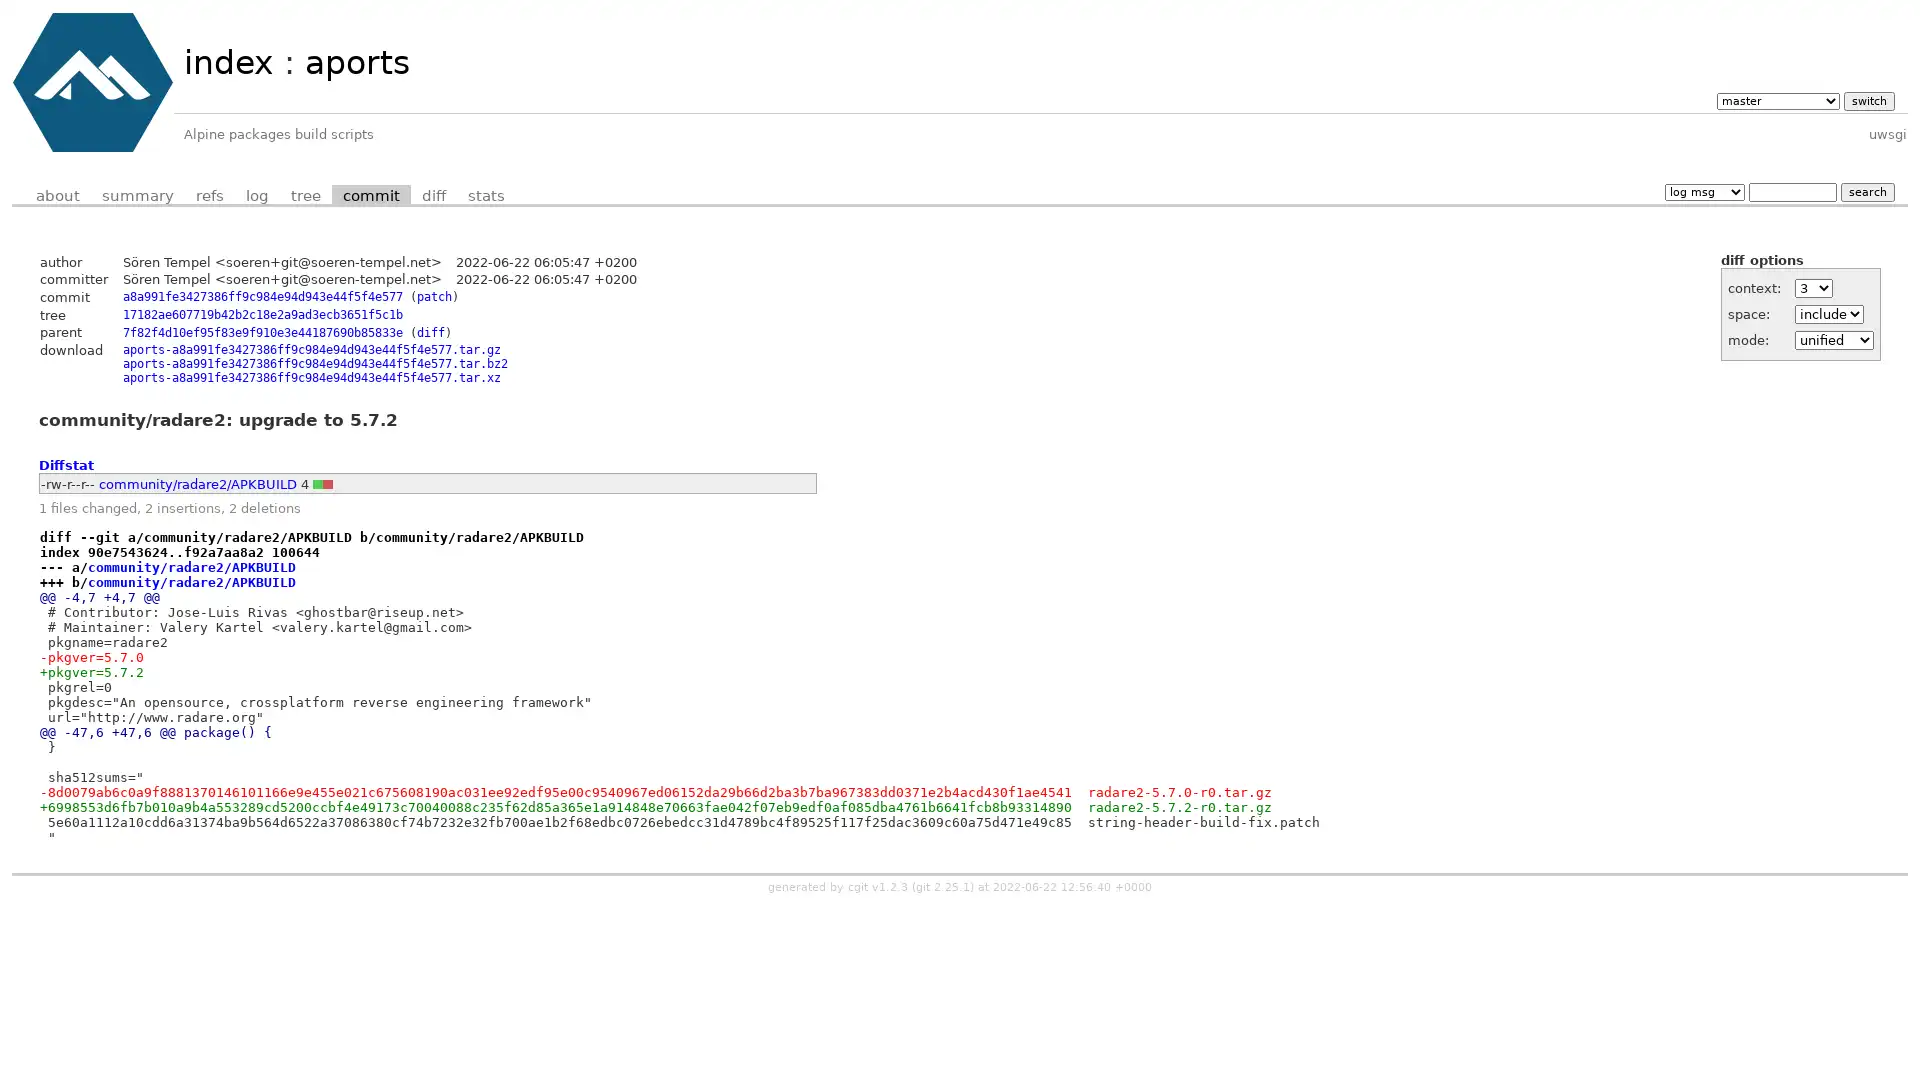  I want to click on search, so click(1866, 191).